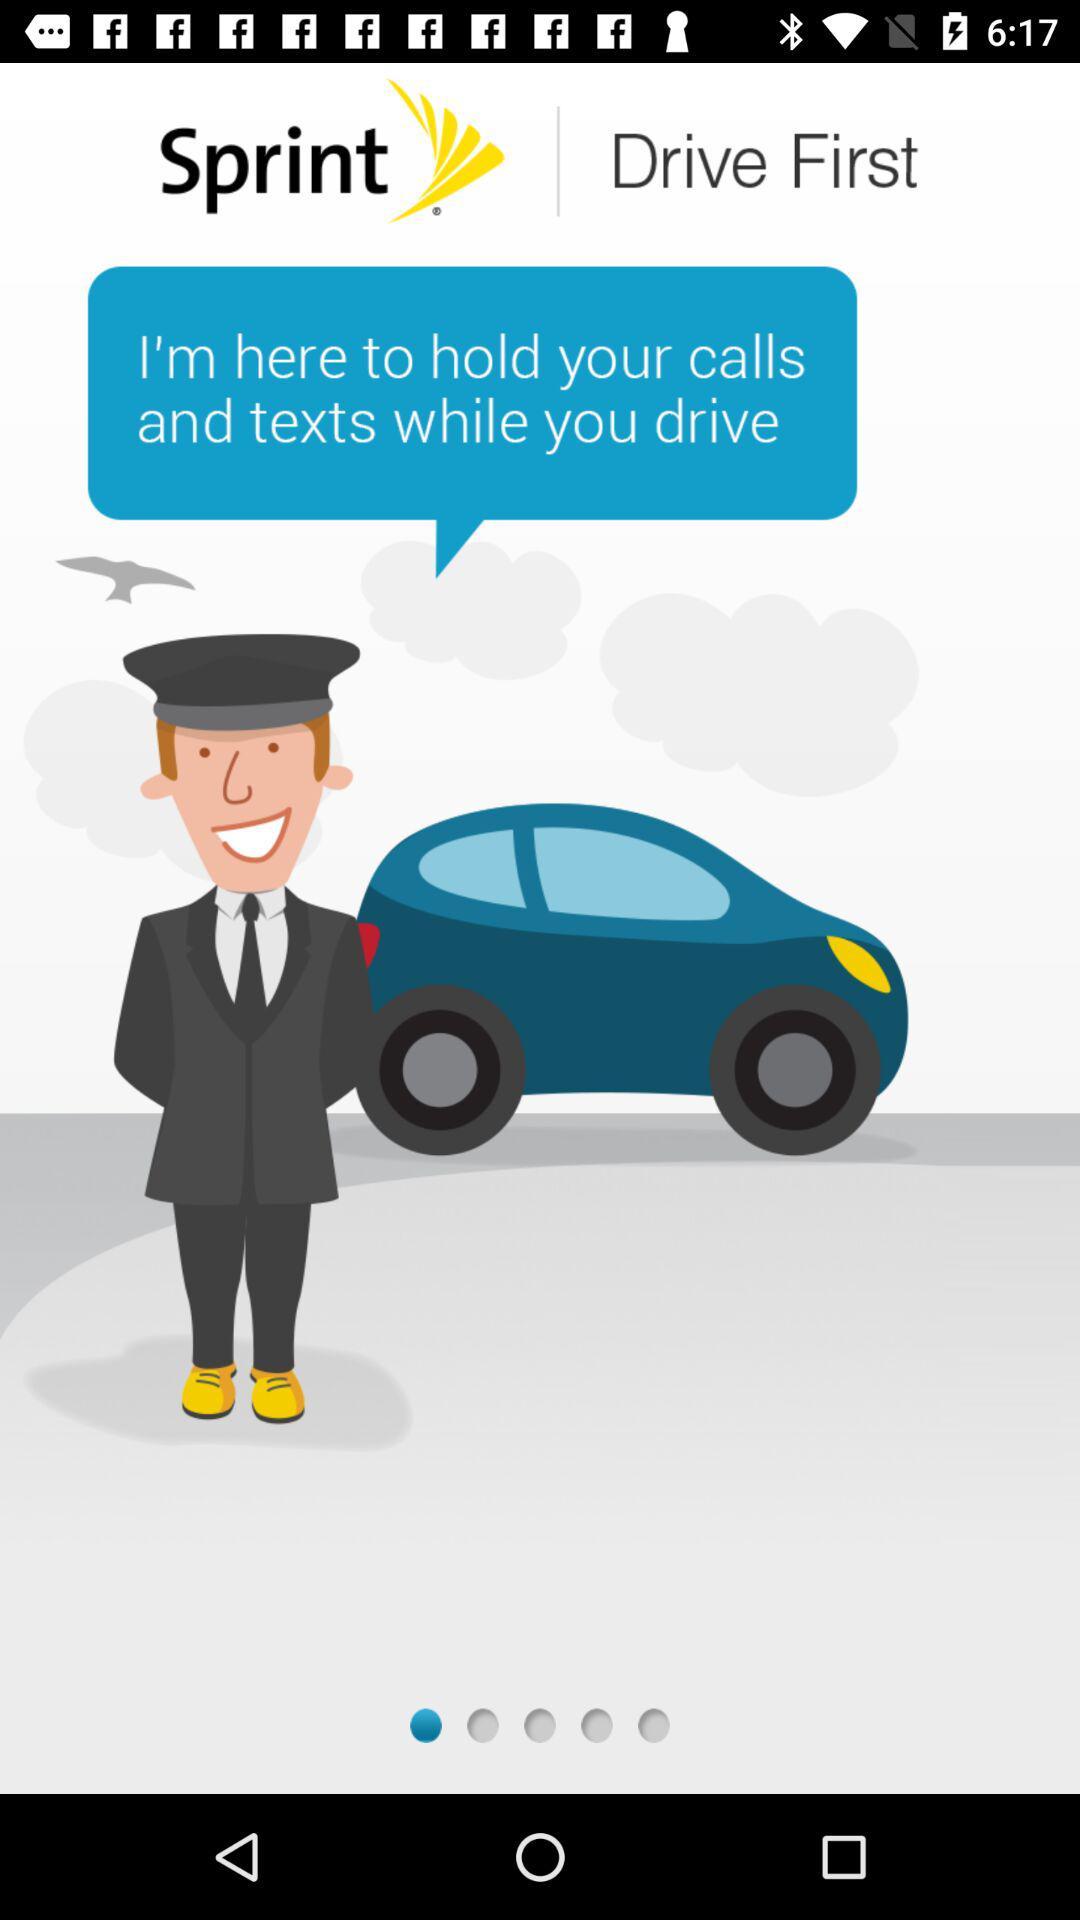  I want to click on the fourth page, so click(596, 1724).